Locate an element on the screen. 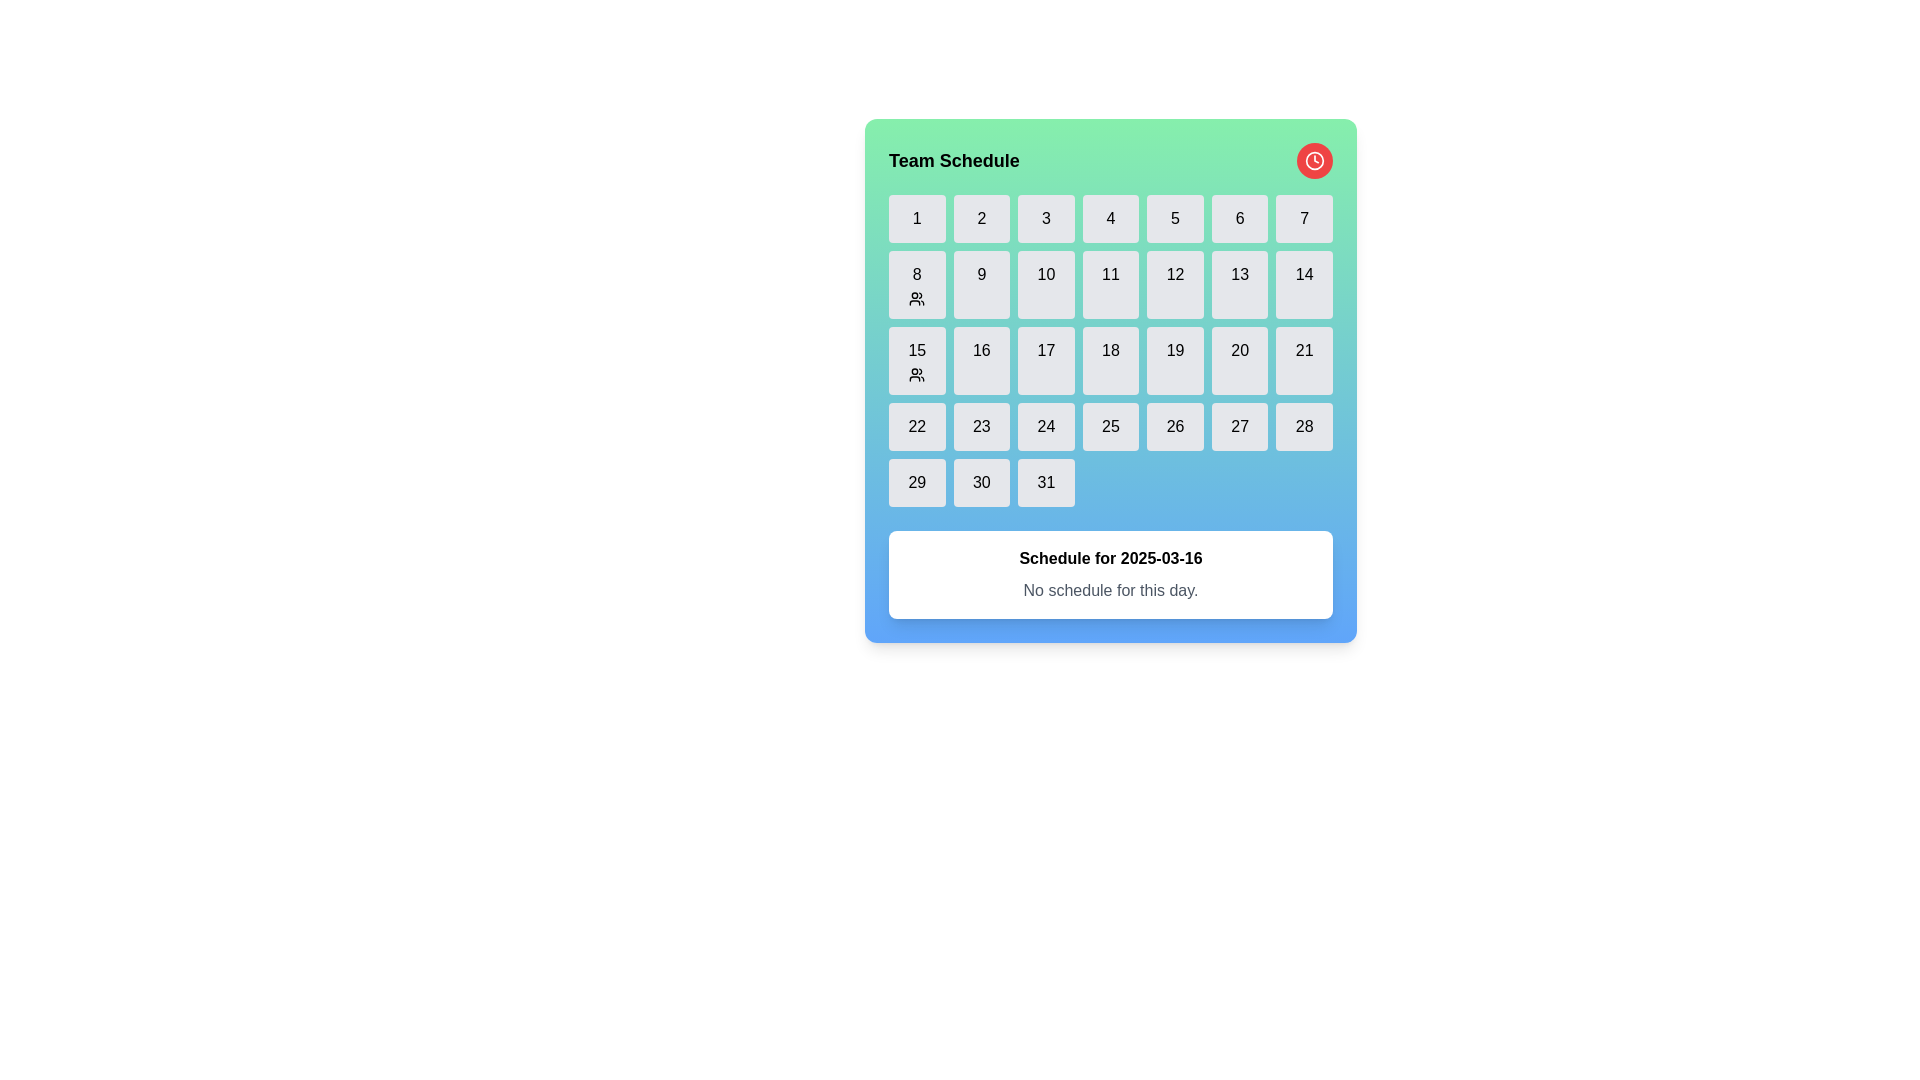 The image size is (1920, 1080). the date selector button for the 24th of the month in the 'Team Schedule' calendar interface is located at coordinates (1045, 426).